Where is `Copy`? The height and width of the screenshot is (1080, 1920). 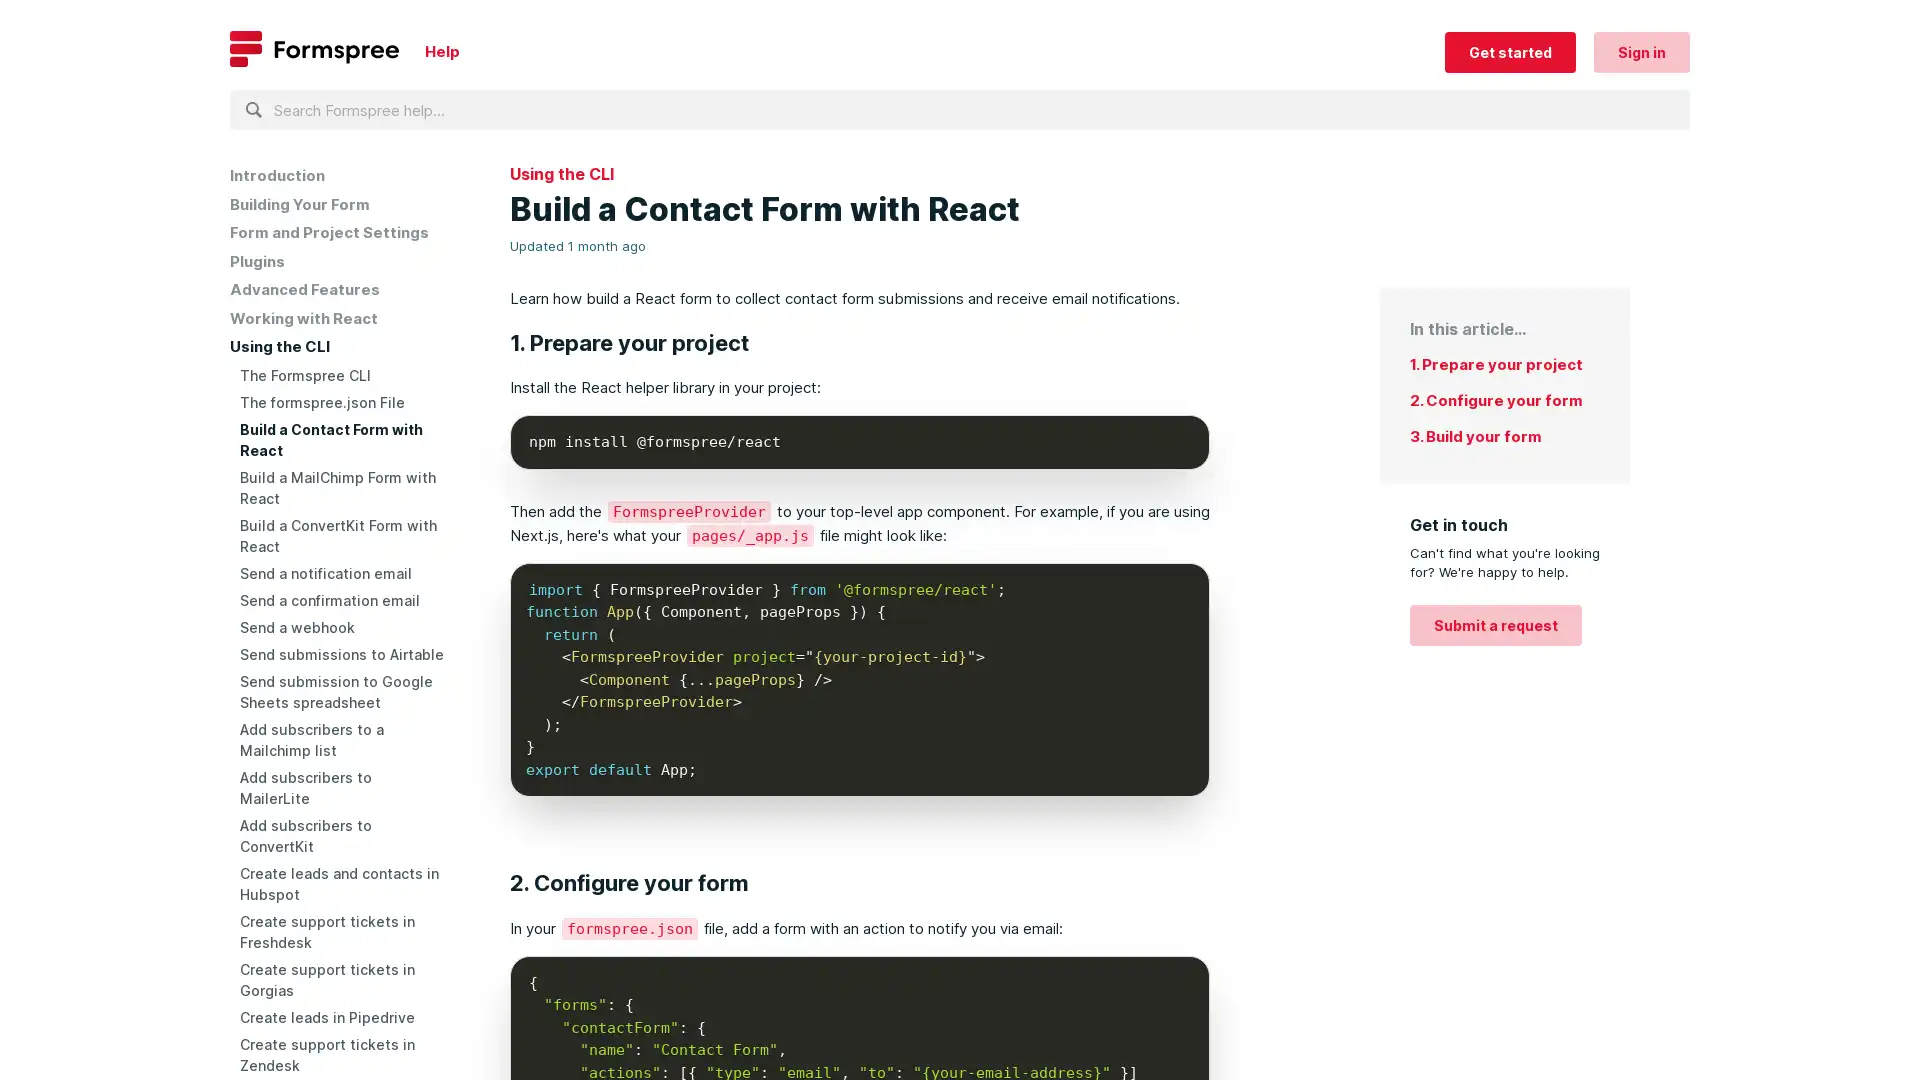
Copy is located at coordinates (1185, 971).